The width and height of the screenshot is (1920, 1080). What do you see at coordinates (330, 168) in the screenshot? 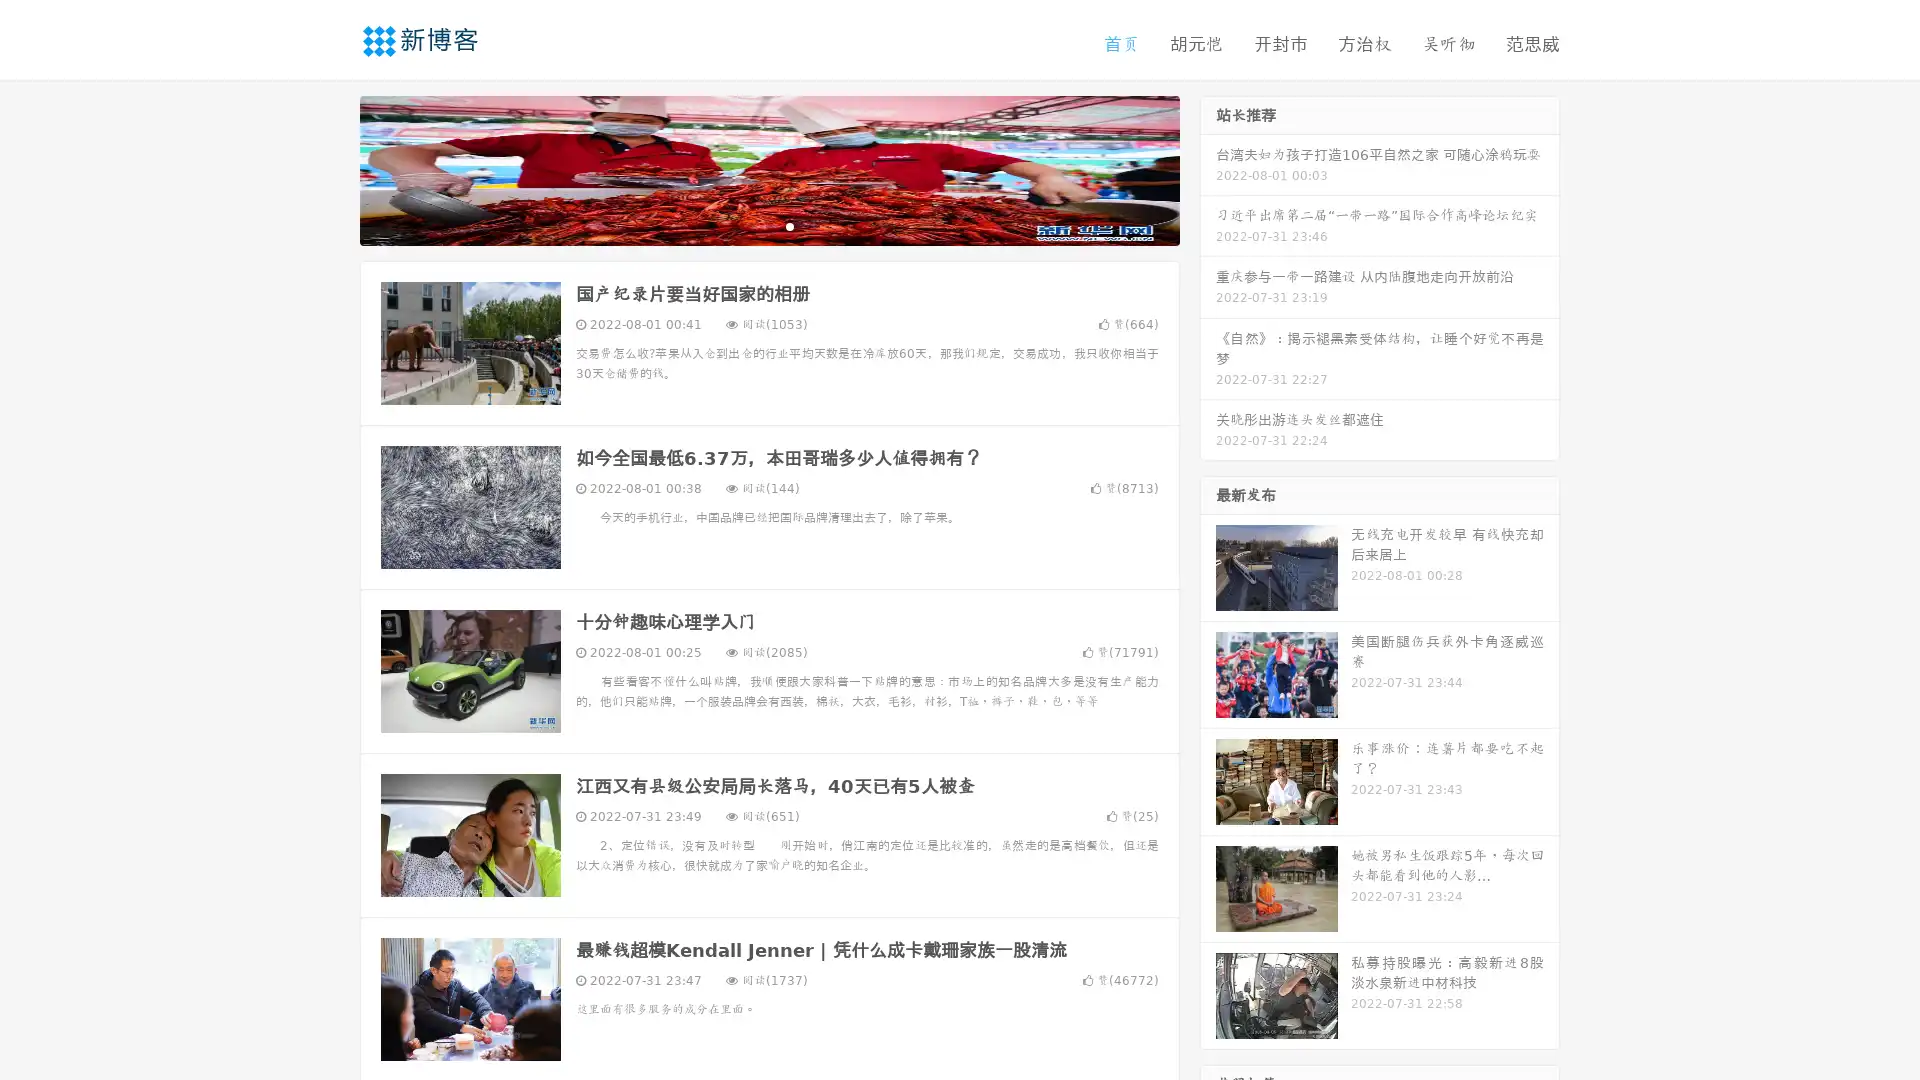
I see `Previous slide` at bounding box center [330, 168].